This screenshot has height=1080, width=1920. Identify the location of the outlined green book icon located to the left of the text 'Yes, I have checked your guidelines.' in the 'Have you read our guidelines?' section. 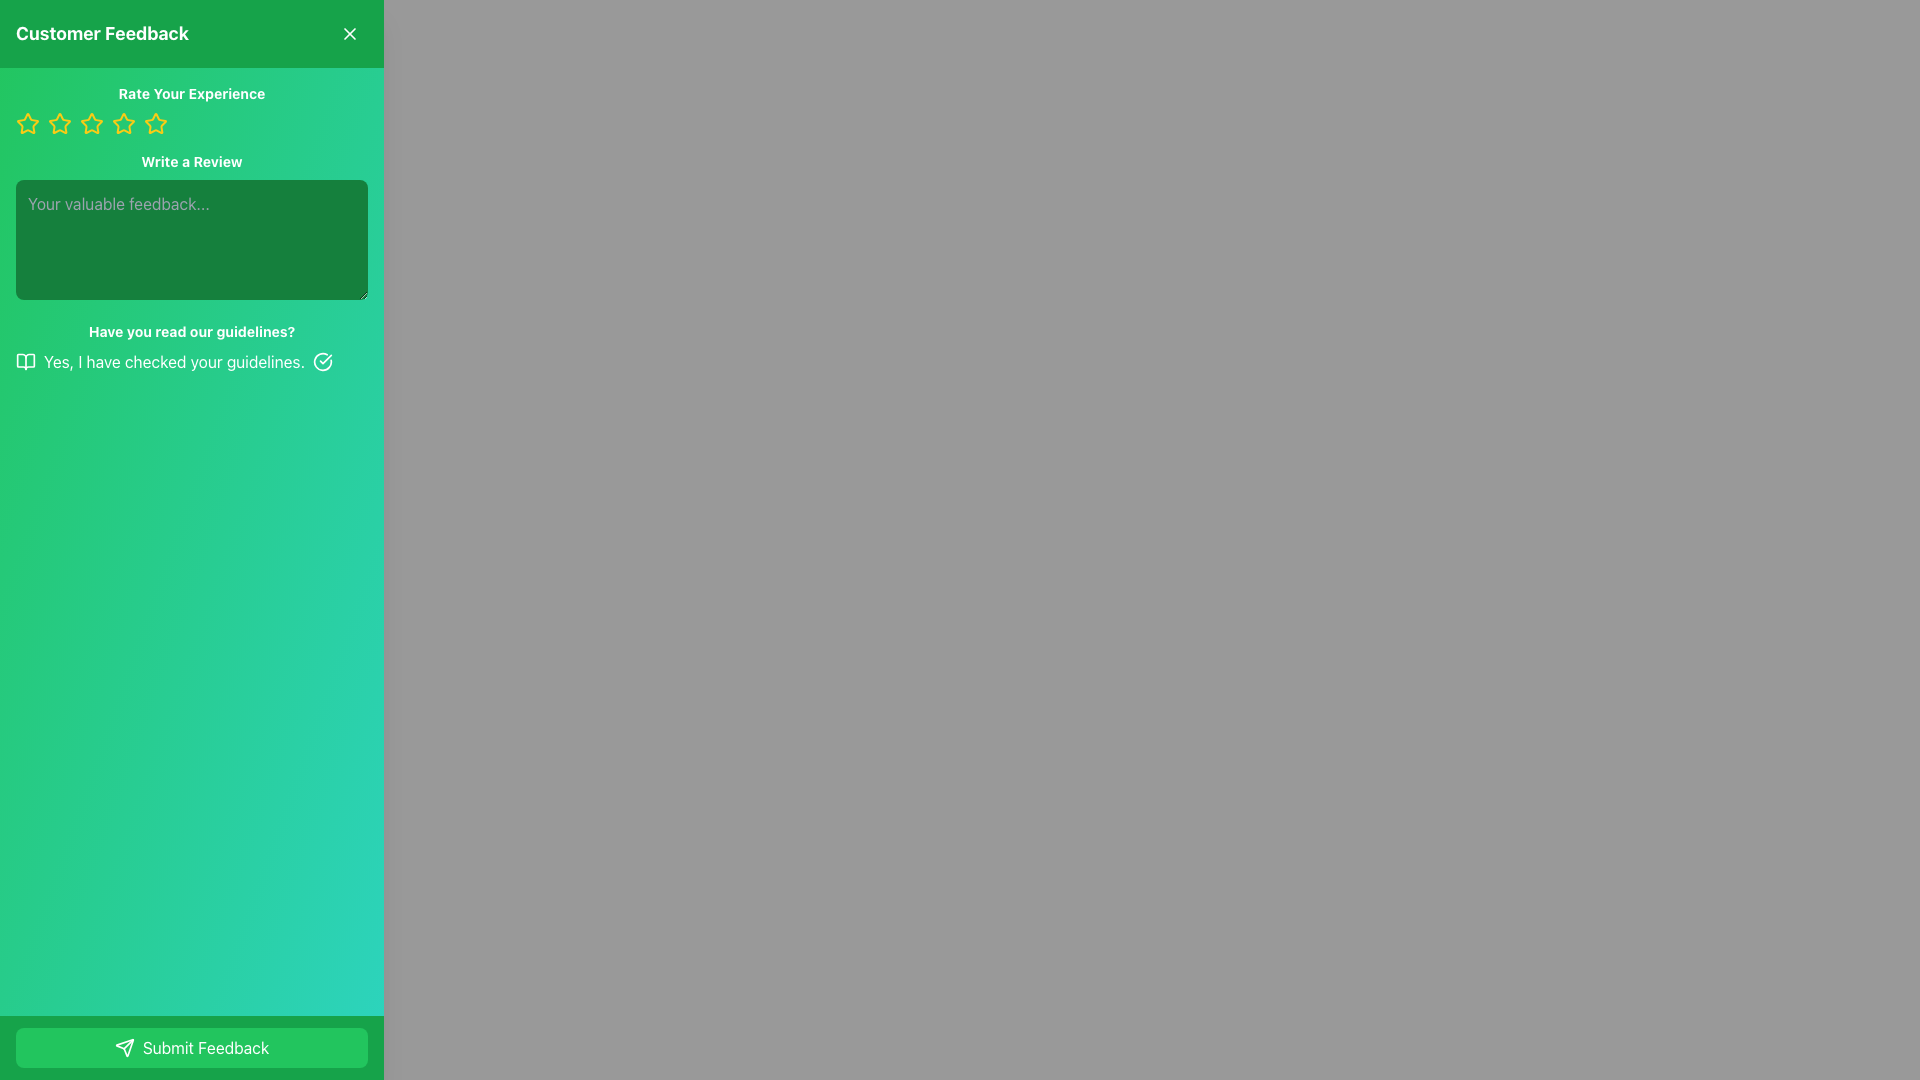
(25, 362).